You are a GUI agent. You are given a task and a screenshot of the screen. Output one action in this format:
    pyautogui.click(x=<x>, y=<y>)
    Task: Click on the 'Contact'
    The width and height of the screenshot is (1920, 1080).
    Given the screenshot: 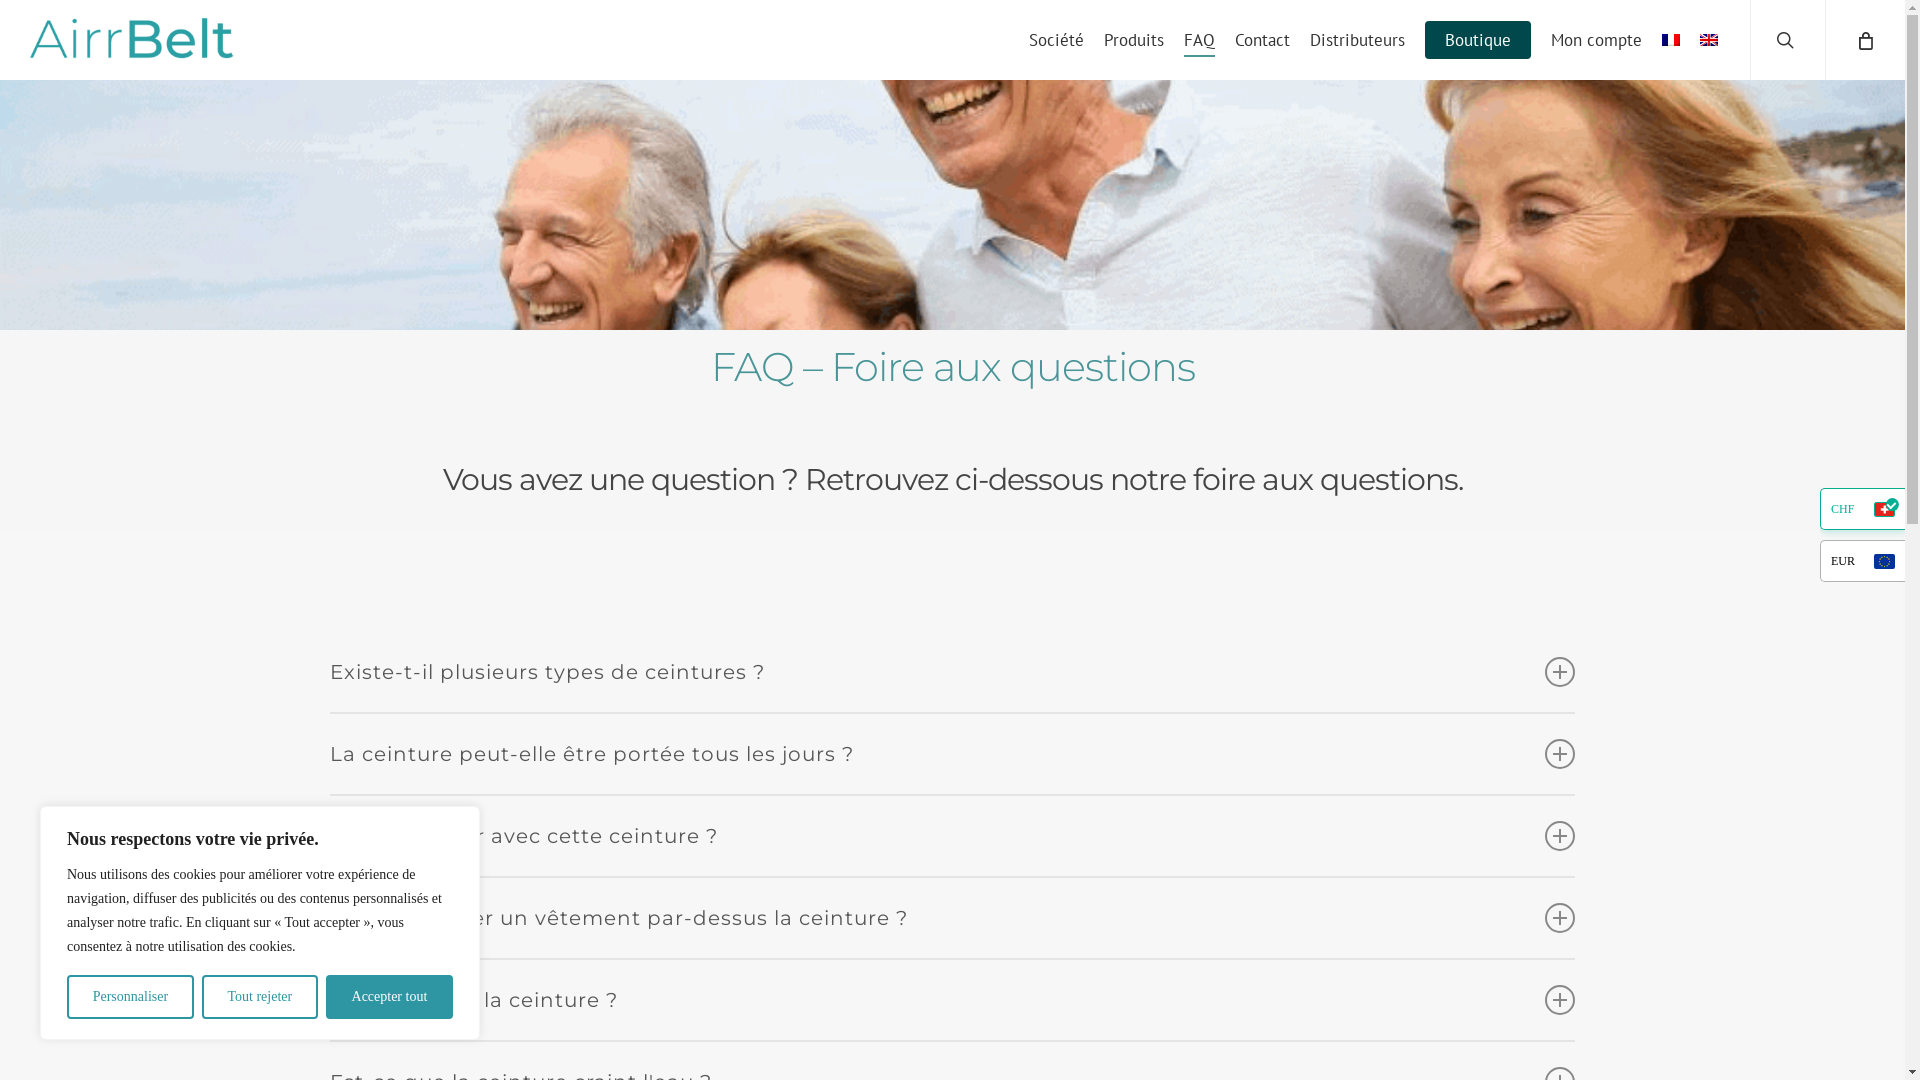 What is the action you would take?
    pyautogui.click(x=1261, y=39)
    